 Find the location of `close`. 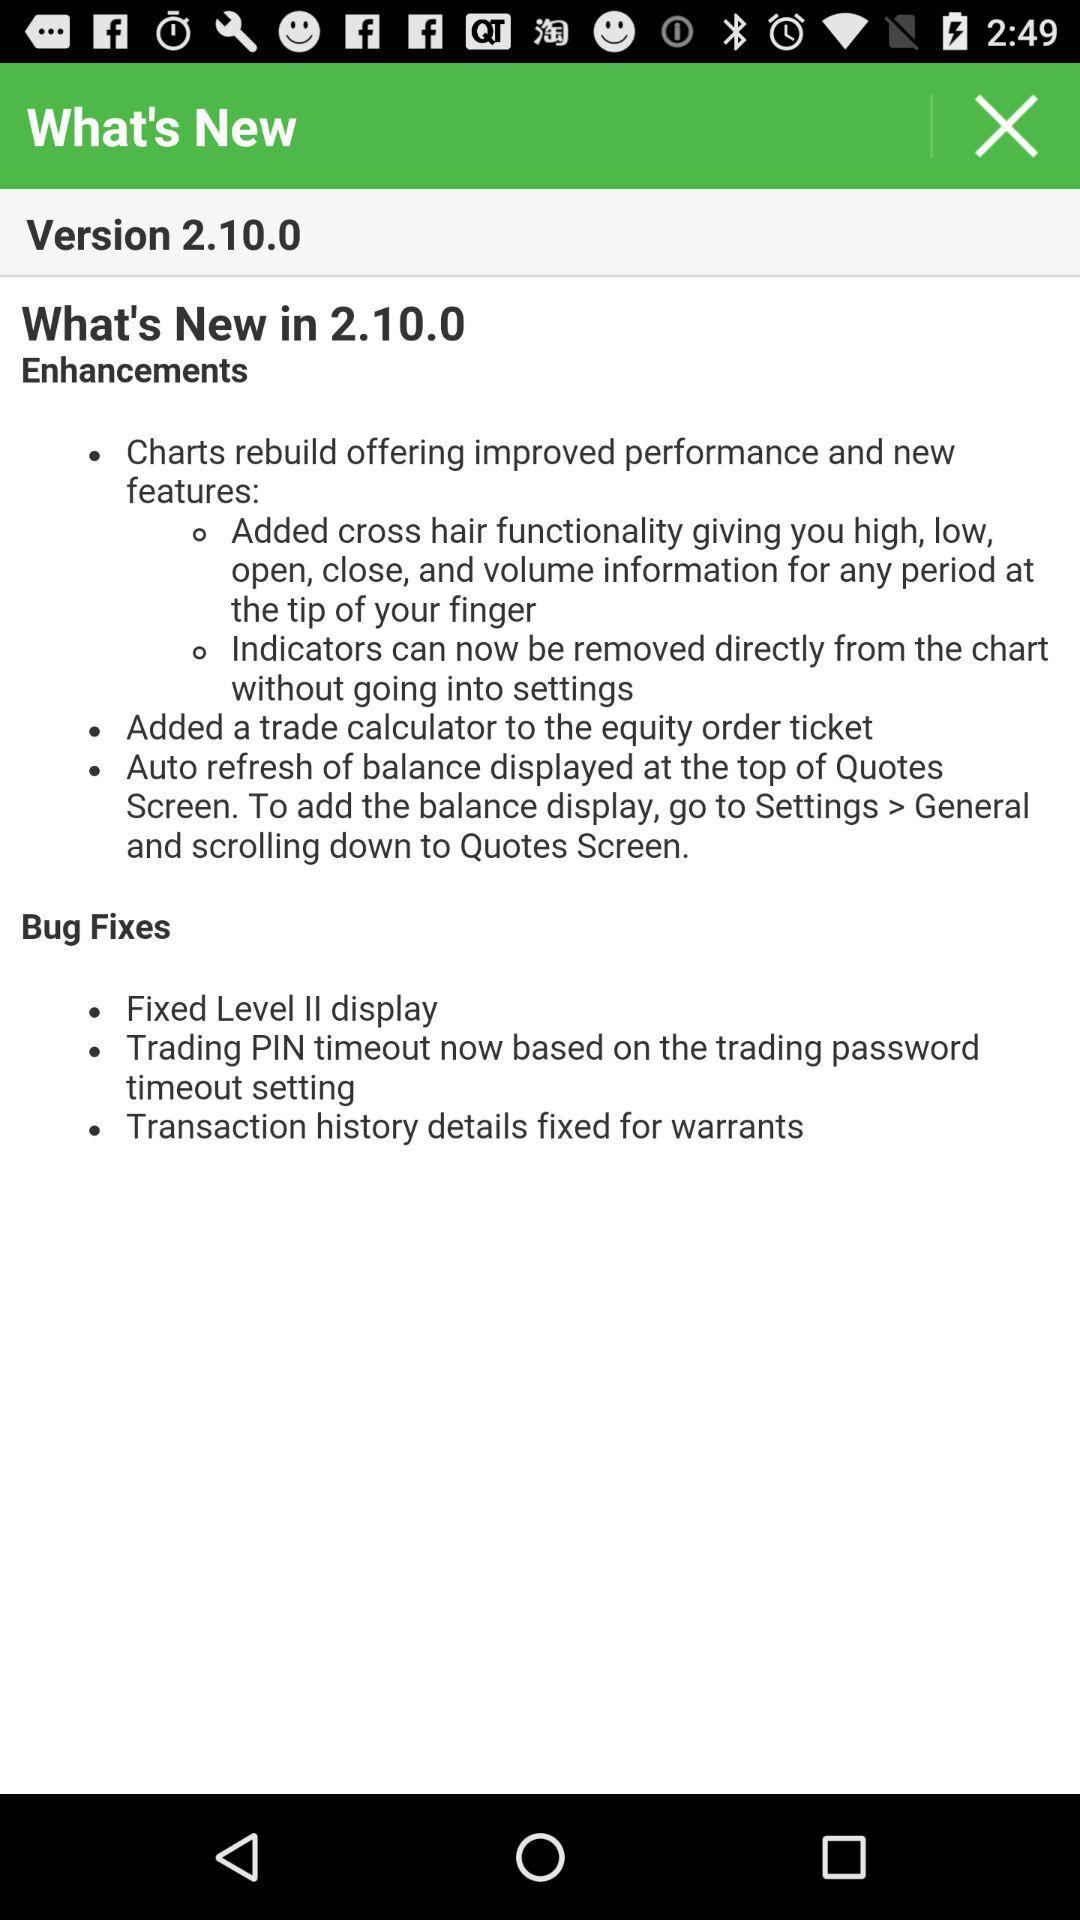

close is located at coordinates (1006, 124).